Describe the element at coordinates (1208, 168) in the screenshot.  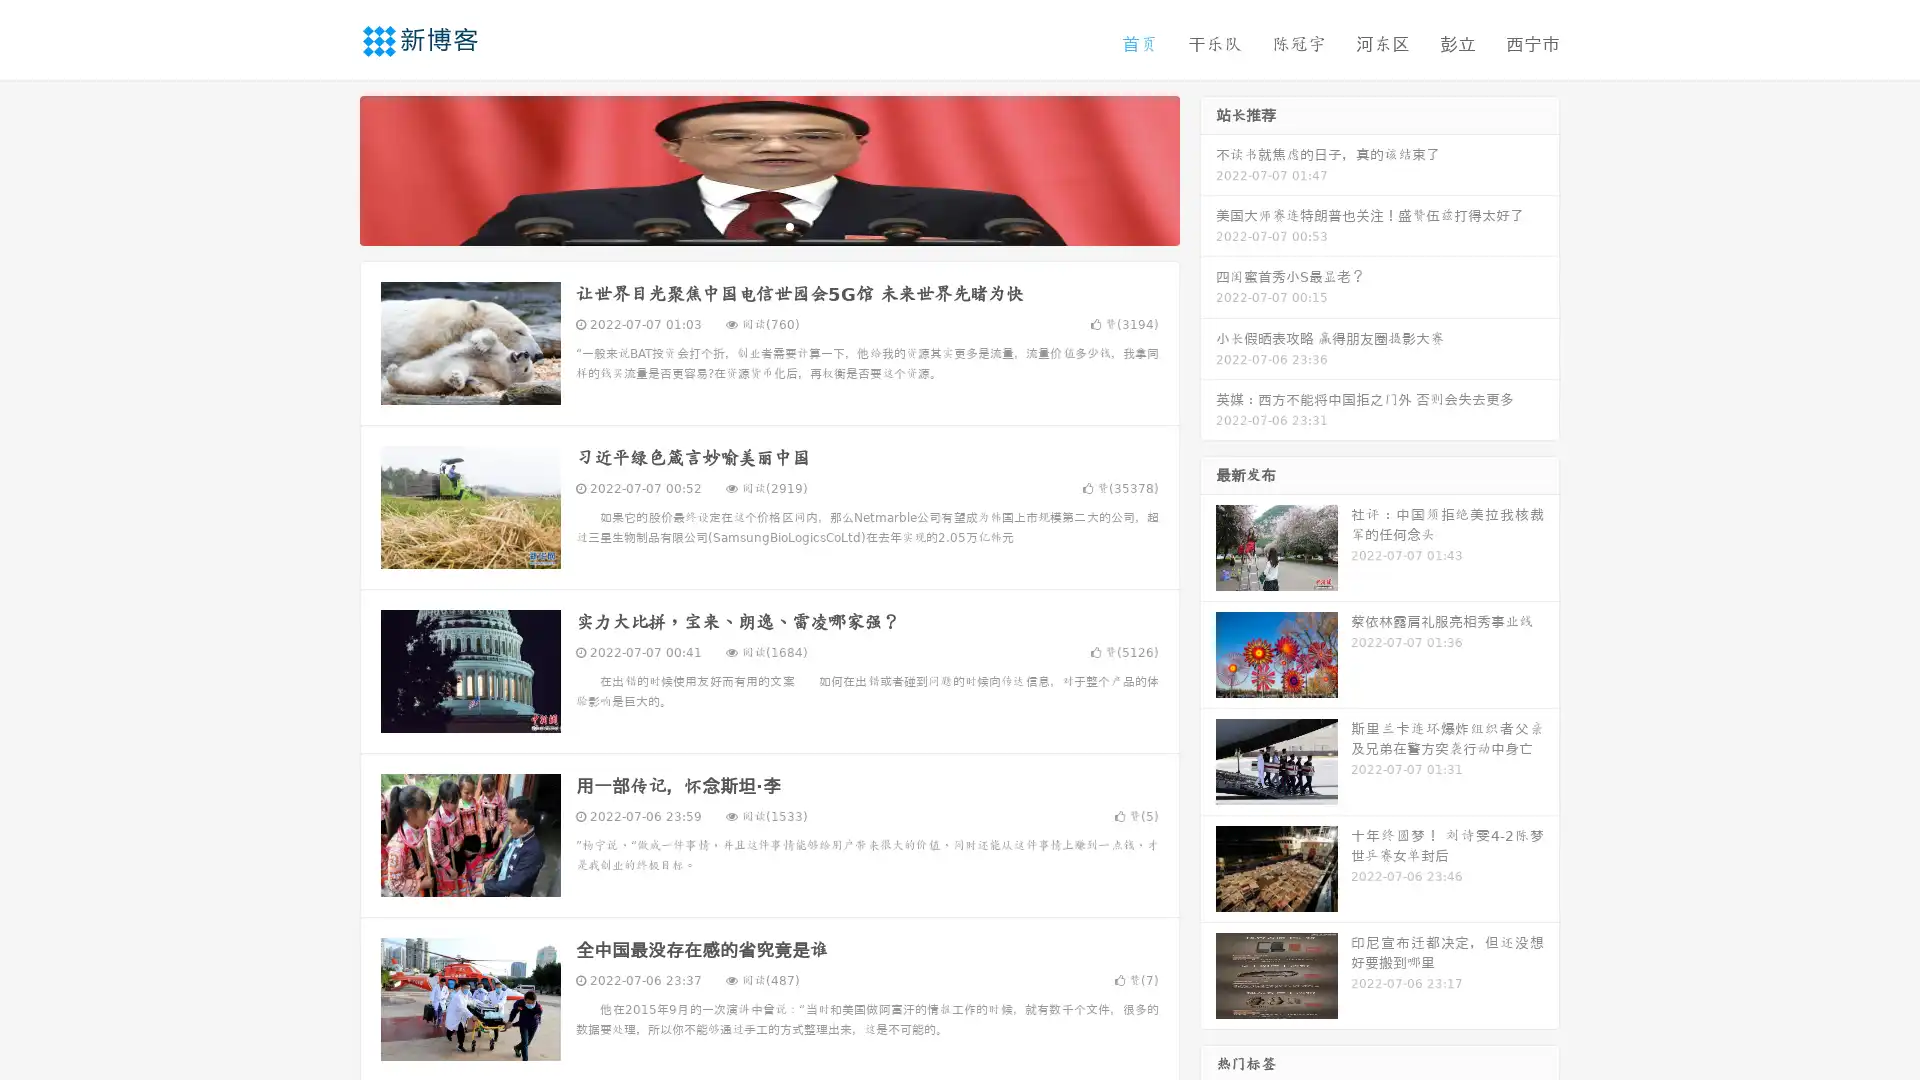
I see `Next slide` at that location.